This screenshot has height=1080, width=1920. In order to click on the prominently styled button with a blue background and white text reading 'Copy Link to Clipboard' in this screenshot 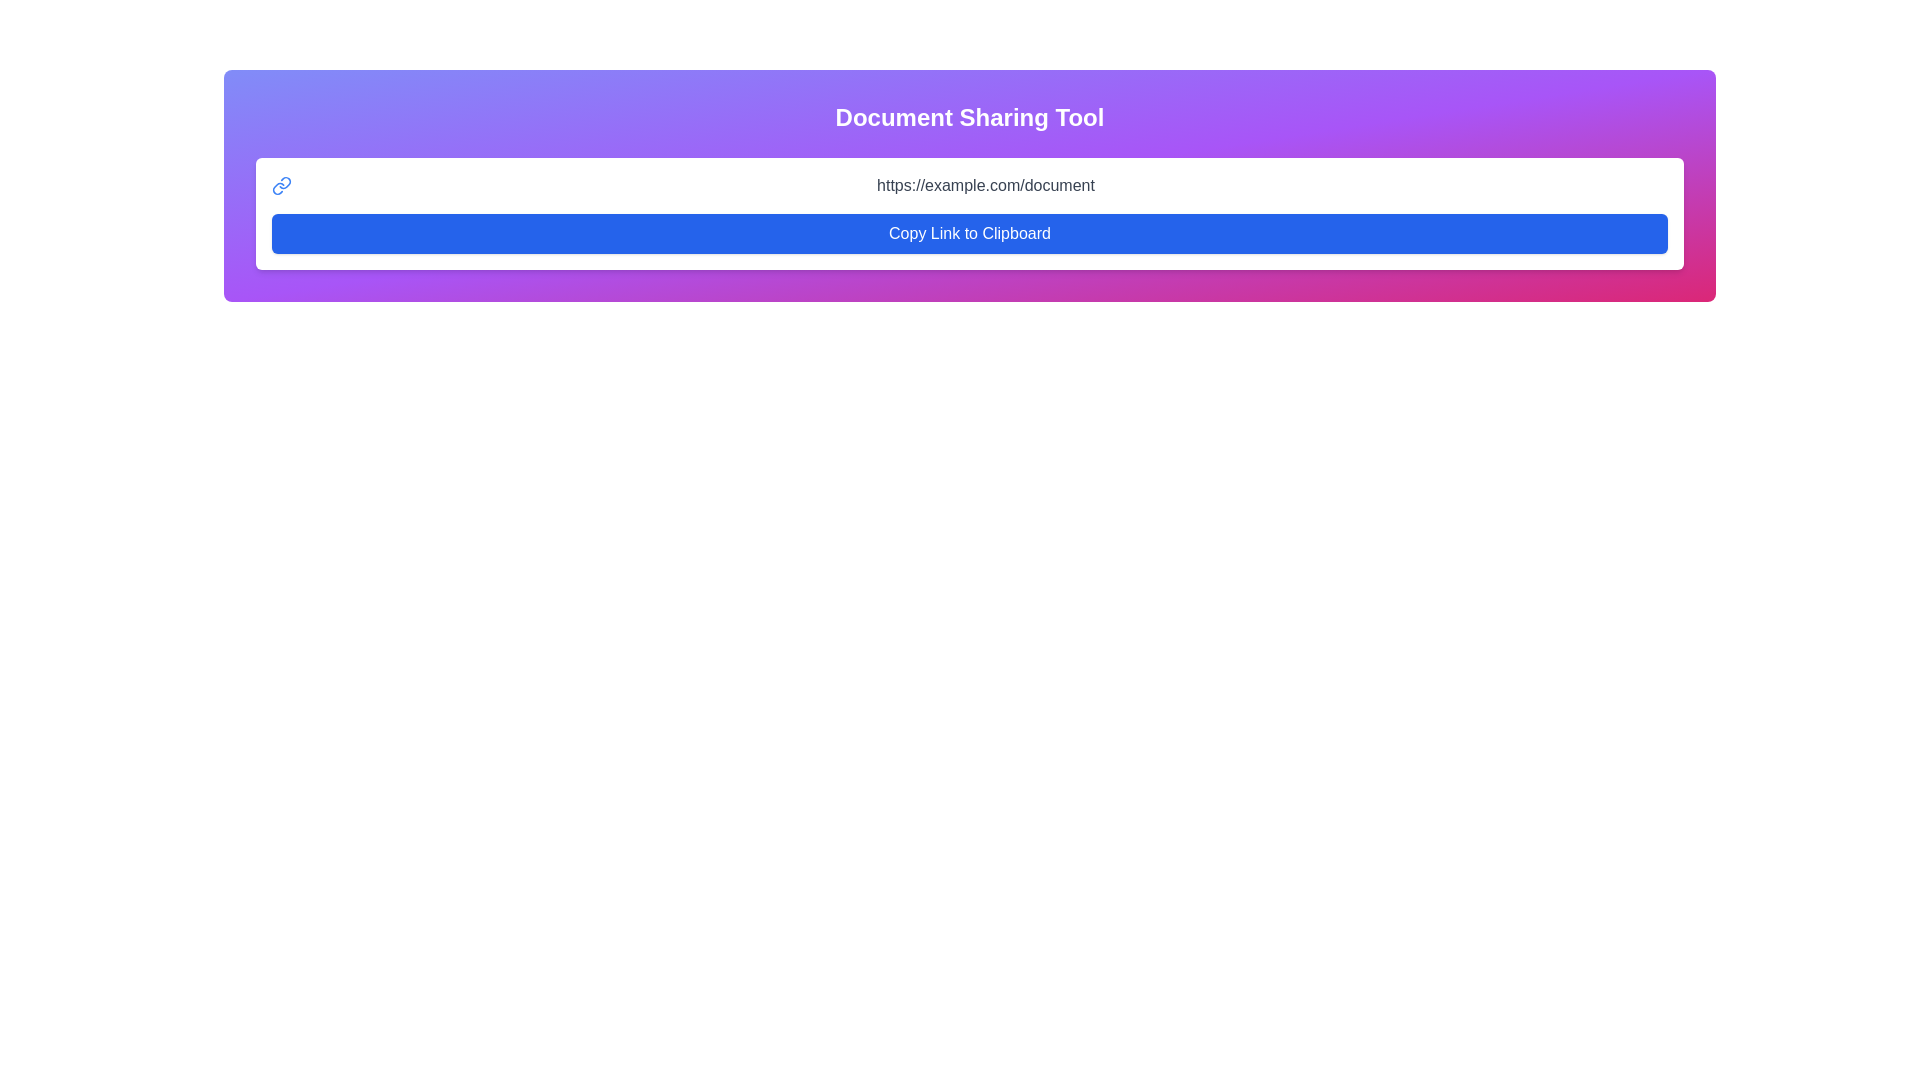, I will do `click(969, 233)`.